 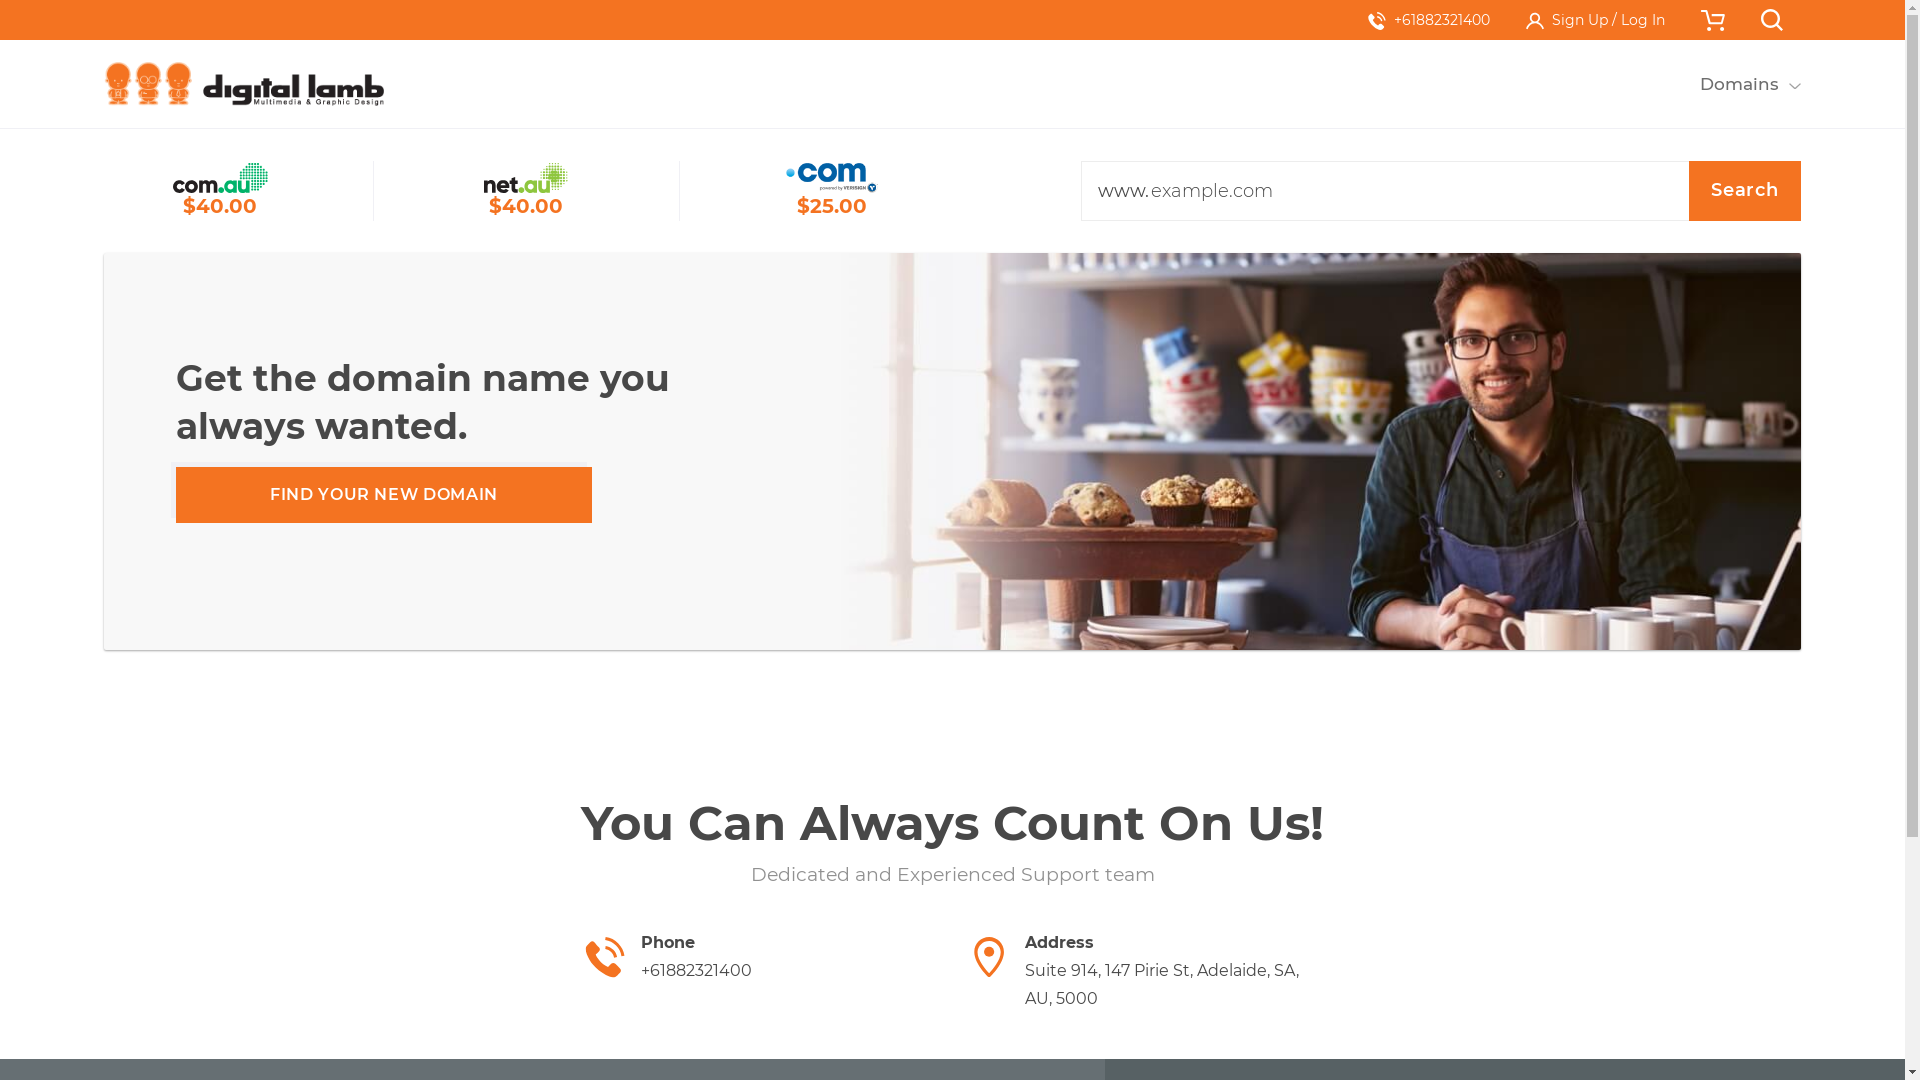 I want to click on '+61882321400', so click(x=1428, y=19).